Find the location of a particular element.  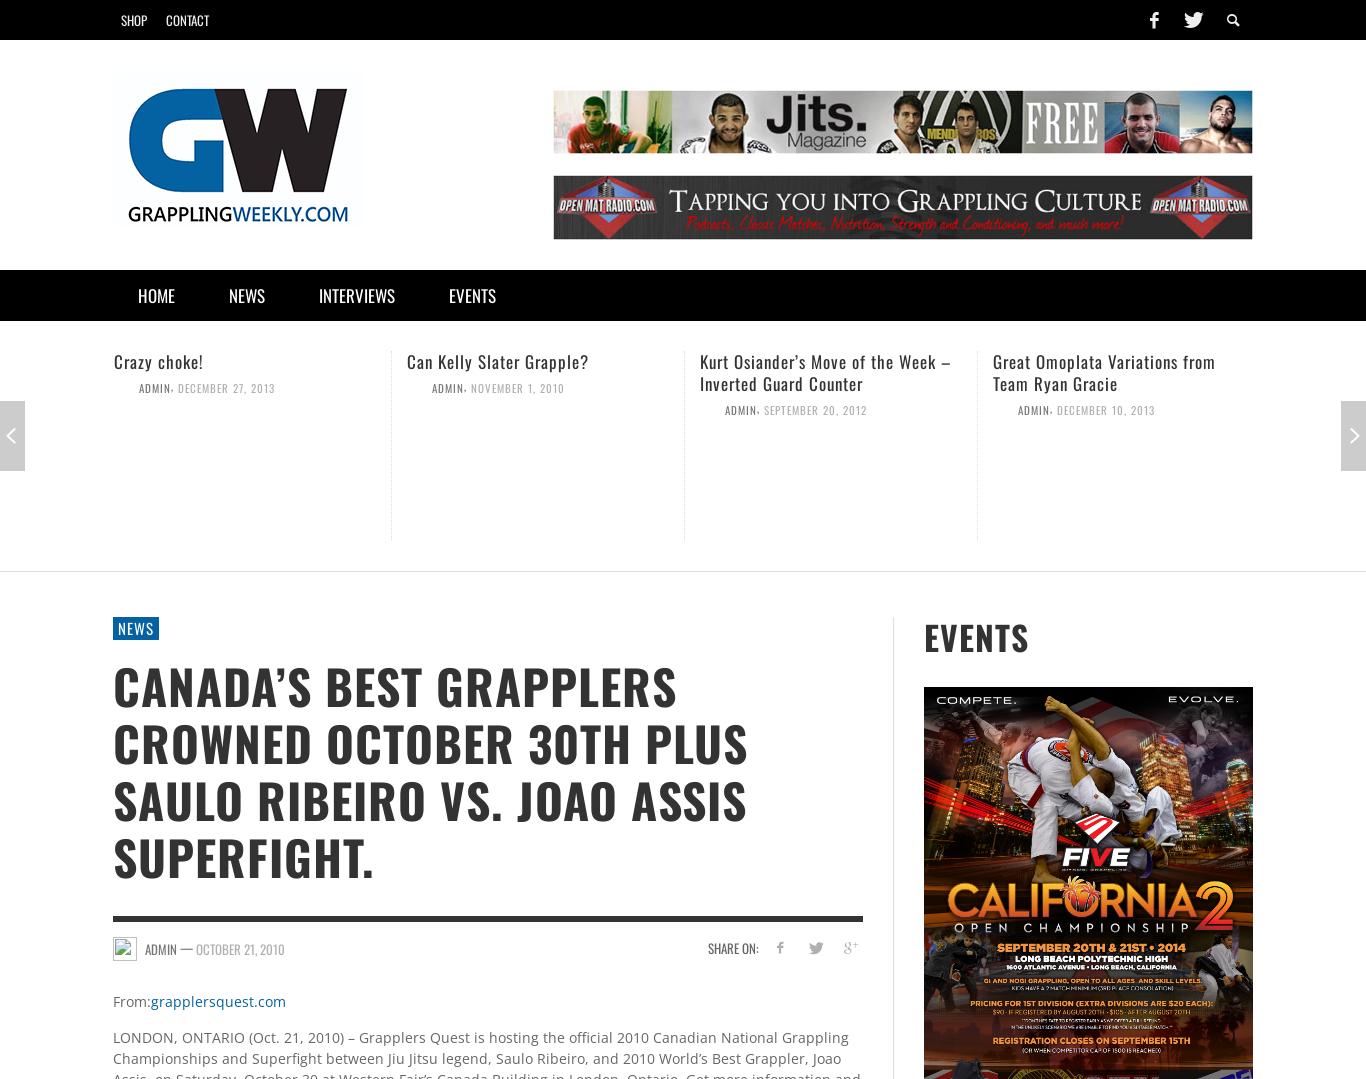

'Great Omoplata Variations from Team Ryan Gracie' is located at coordinates (1103, 371).